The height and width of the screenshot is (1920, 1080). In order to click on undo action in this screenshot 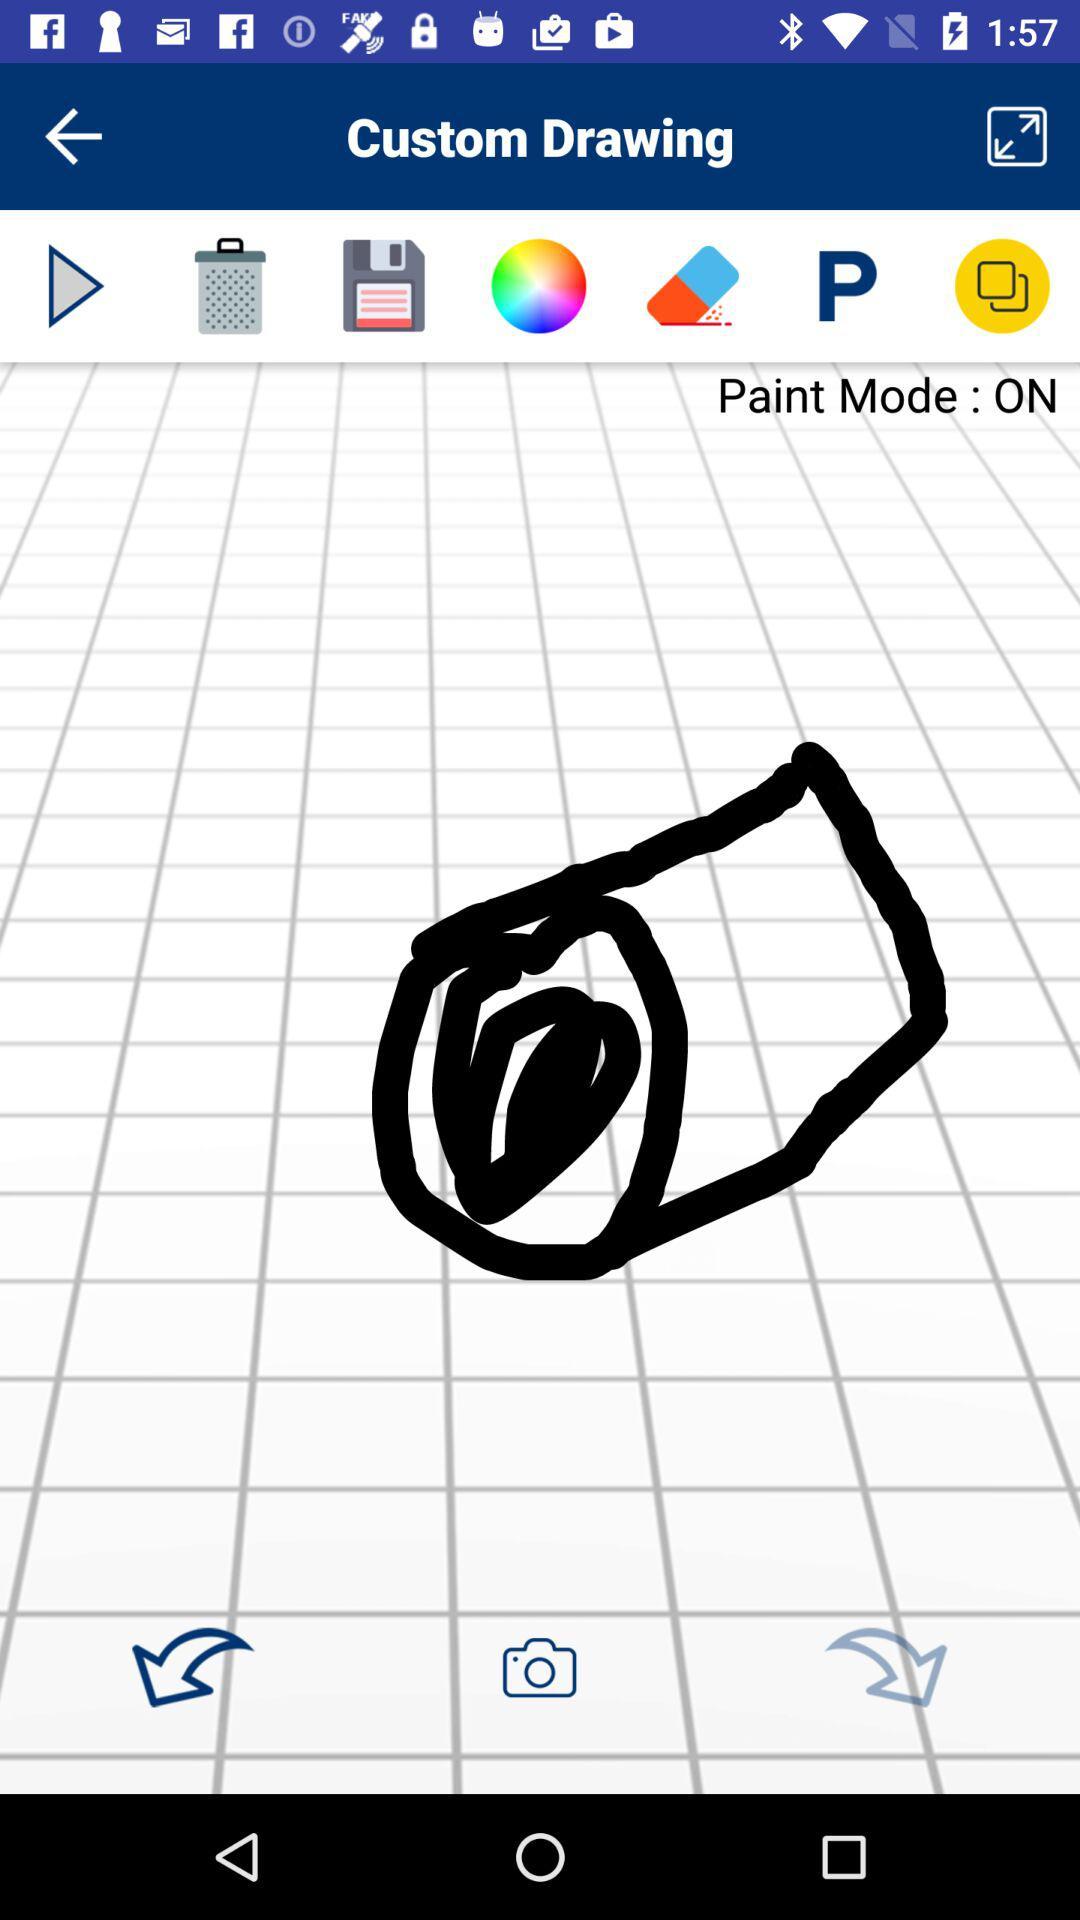, I will do `click(193, 1668)`.